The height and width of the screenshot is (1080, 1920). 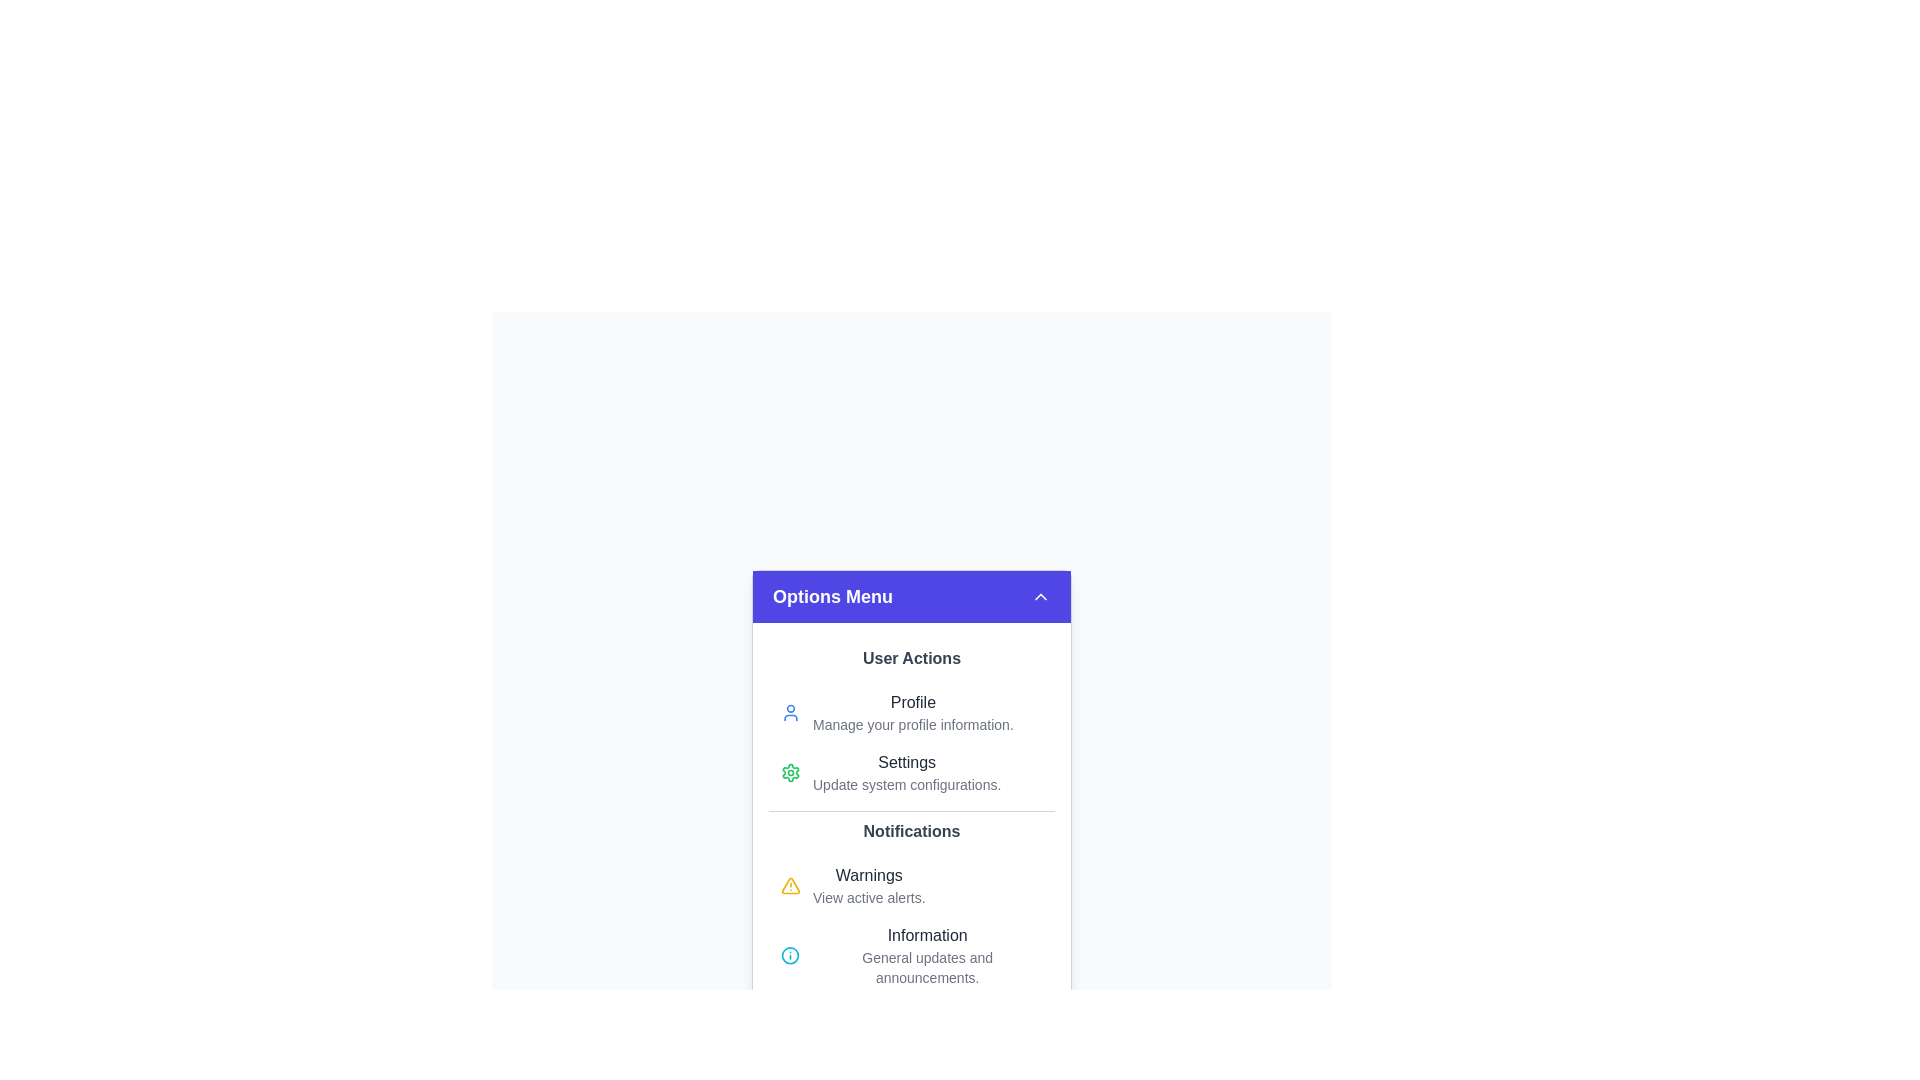 I want to click on the 'Information' menu item, which consists of a bold dark gray title and a lighter description, located below the 'Warnings' item in the 'Options Menu' dropdown, so click(x=926, y=955).